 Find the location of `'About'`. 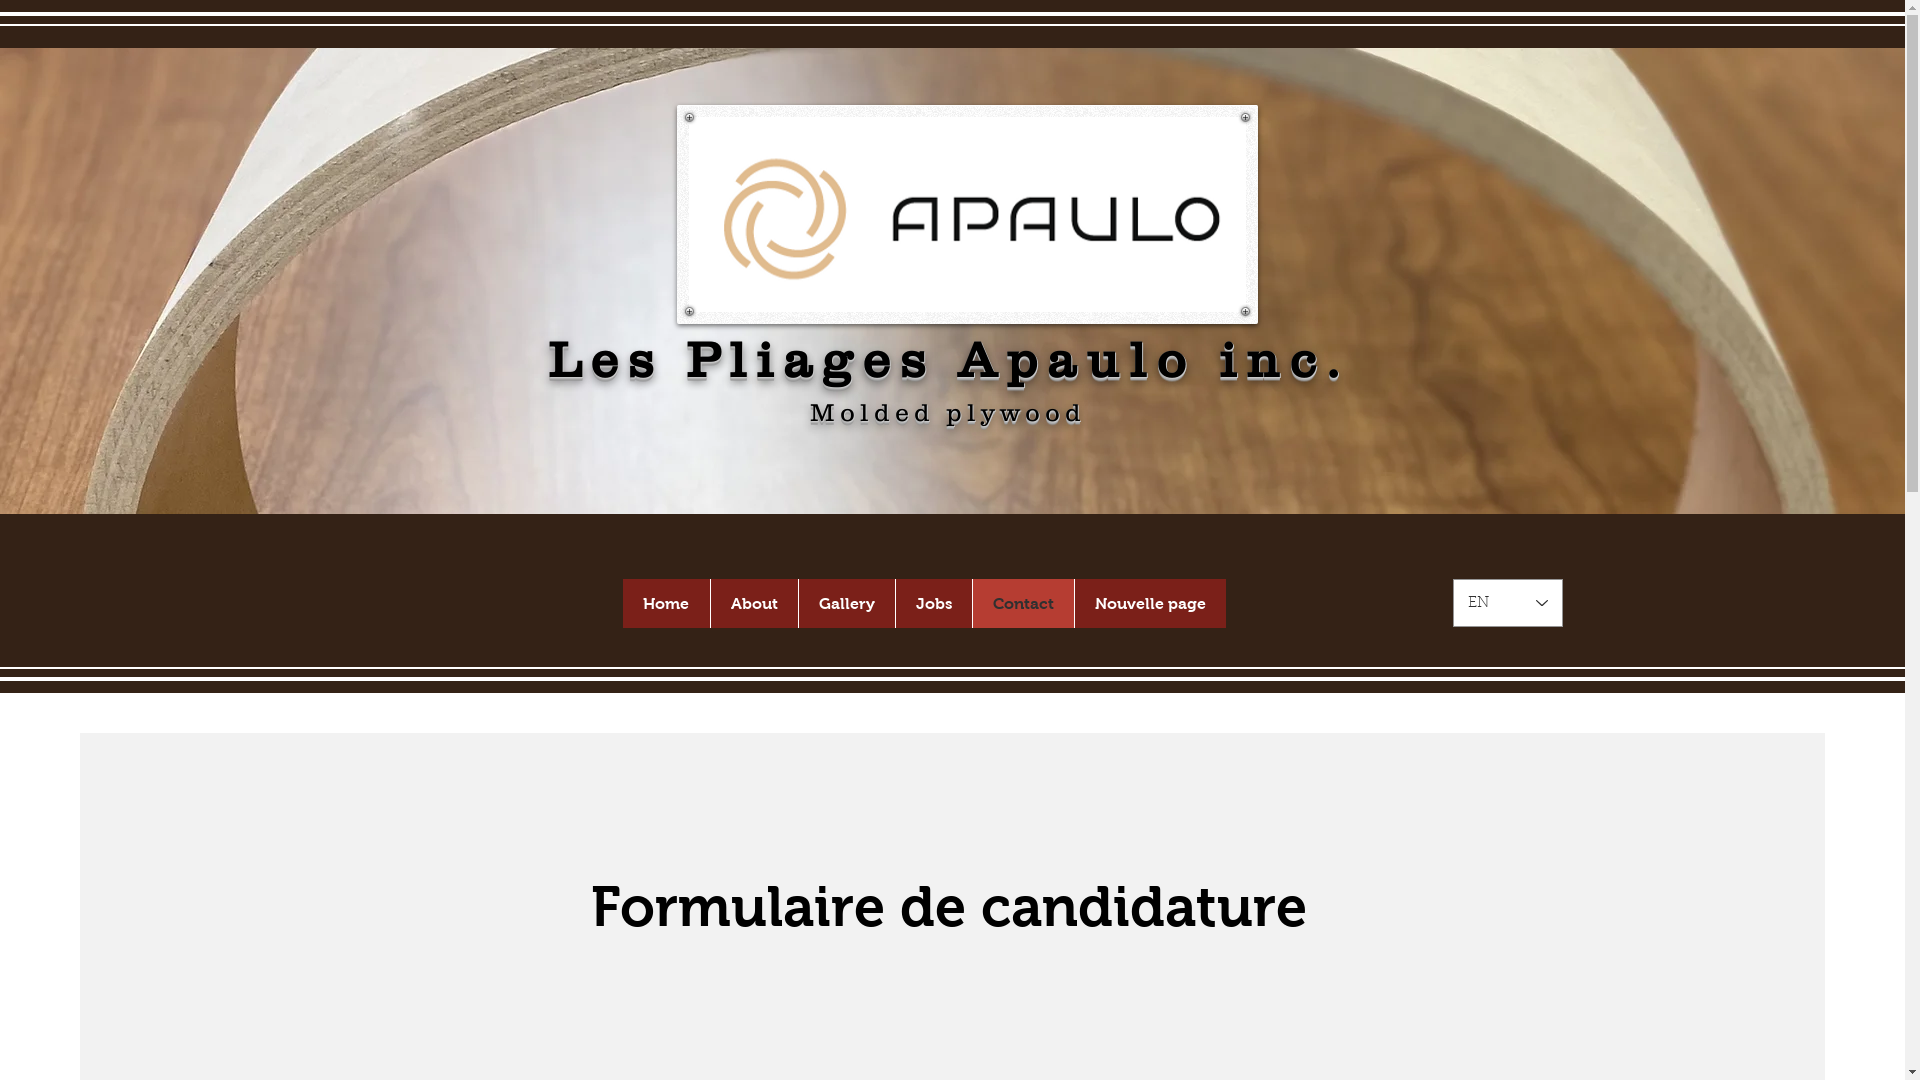

'About' is located at coordinates (710, 602).